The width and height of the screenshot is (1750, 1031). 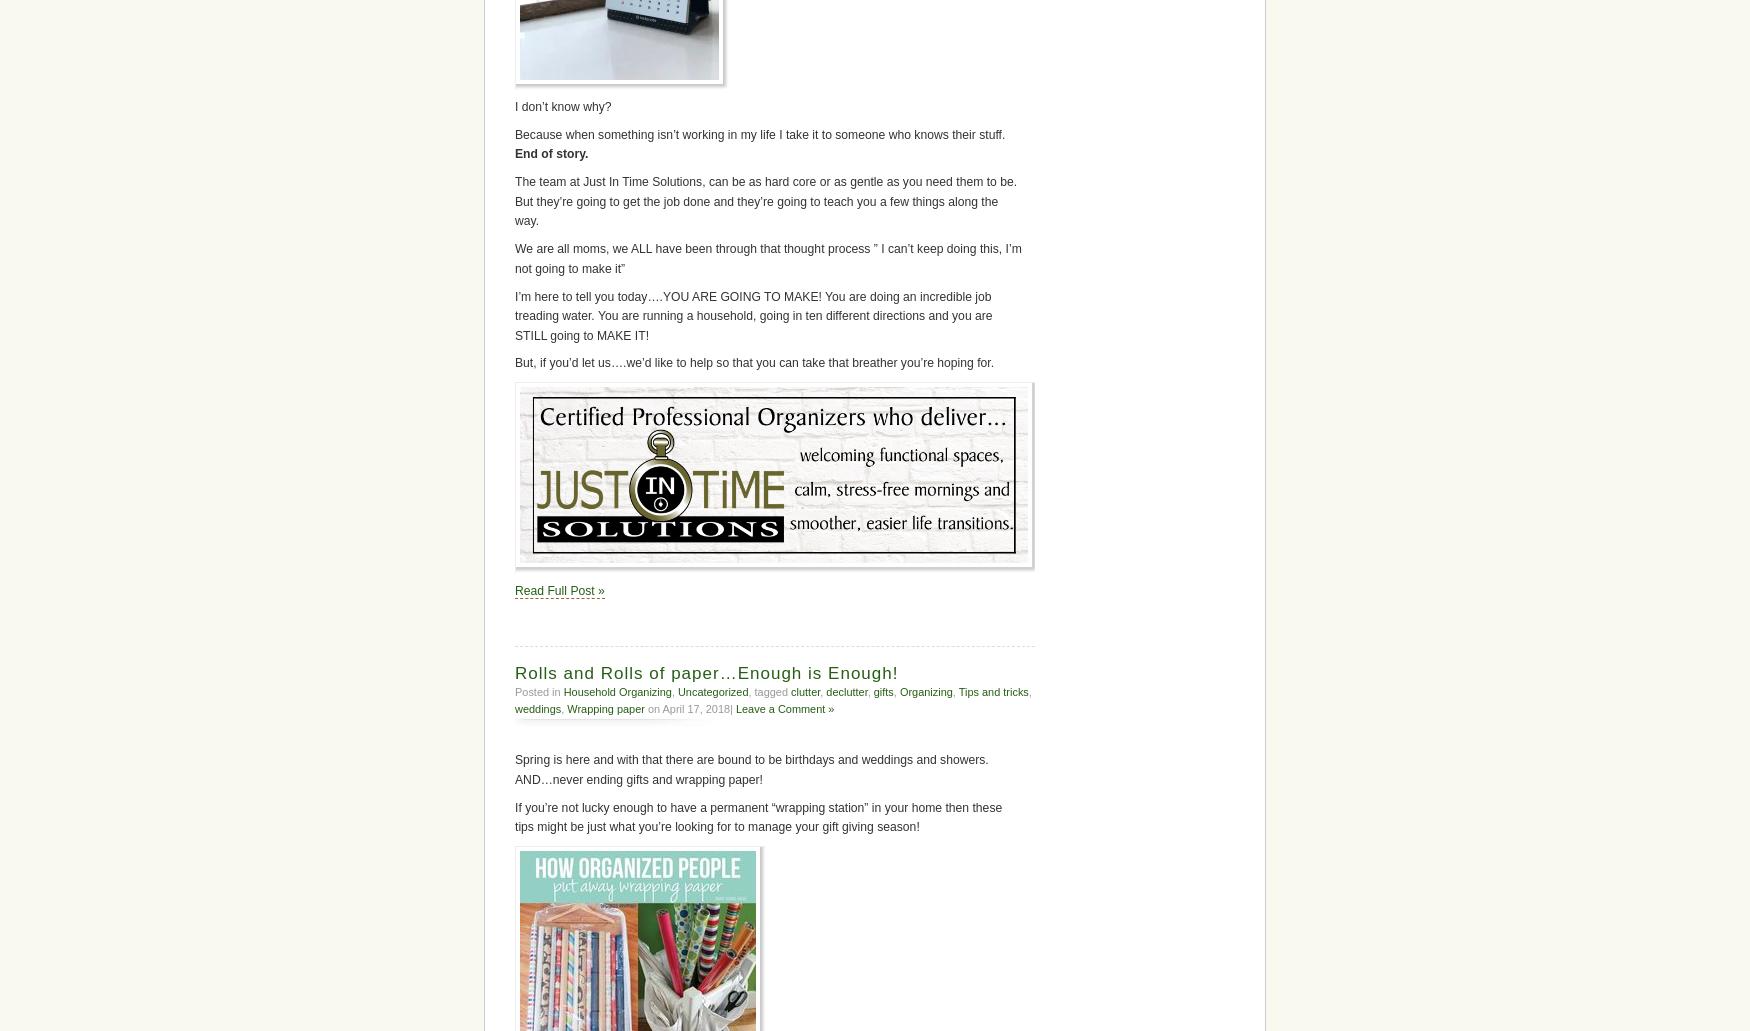 I want to click on 'The team at Just In Time Solutions, can be as hard core or as gentle as you need them to be. But they’re going to get the job done and they’re going to teach you a few things along the way.', so click(x=764, y=200).